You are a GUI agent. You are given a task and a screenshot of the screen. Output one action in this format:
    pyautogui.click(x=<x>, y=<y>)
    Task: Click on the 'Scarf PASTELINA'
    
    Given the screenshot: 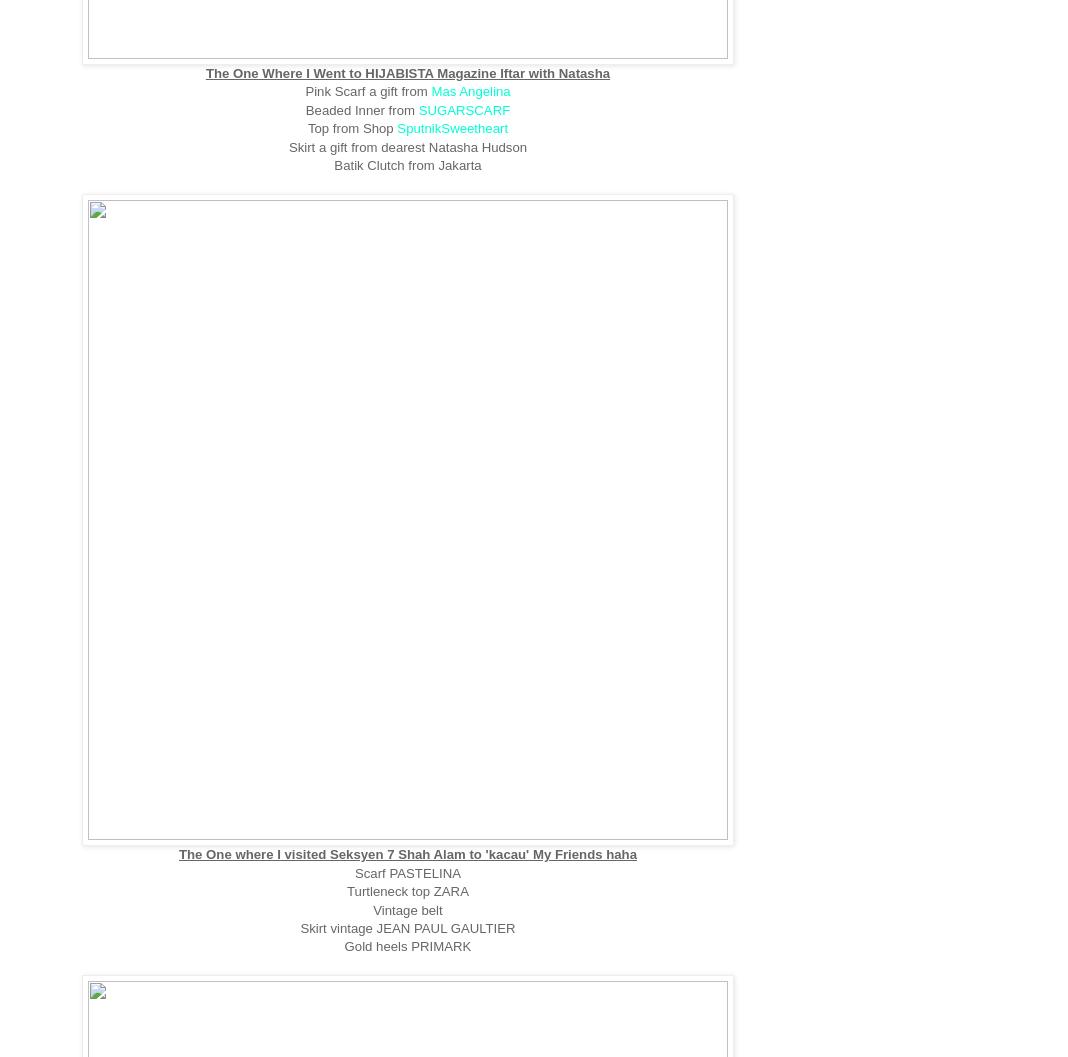 What is the action you would take?
    pyautogui.click(x=407, y=871)
    